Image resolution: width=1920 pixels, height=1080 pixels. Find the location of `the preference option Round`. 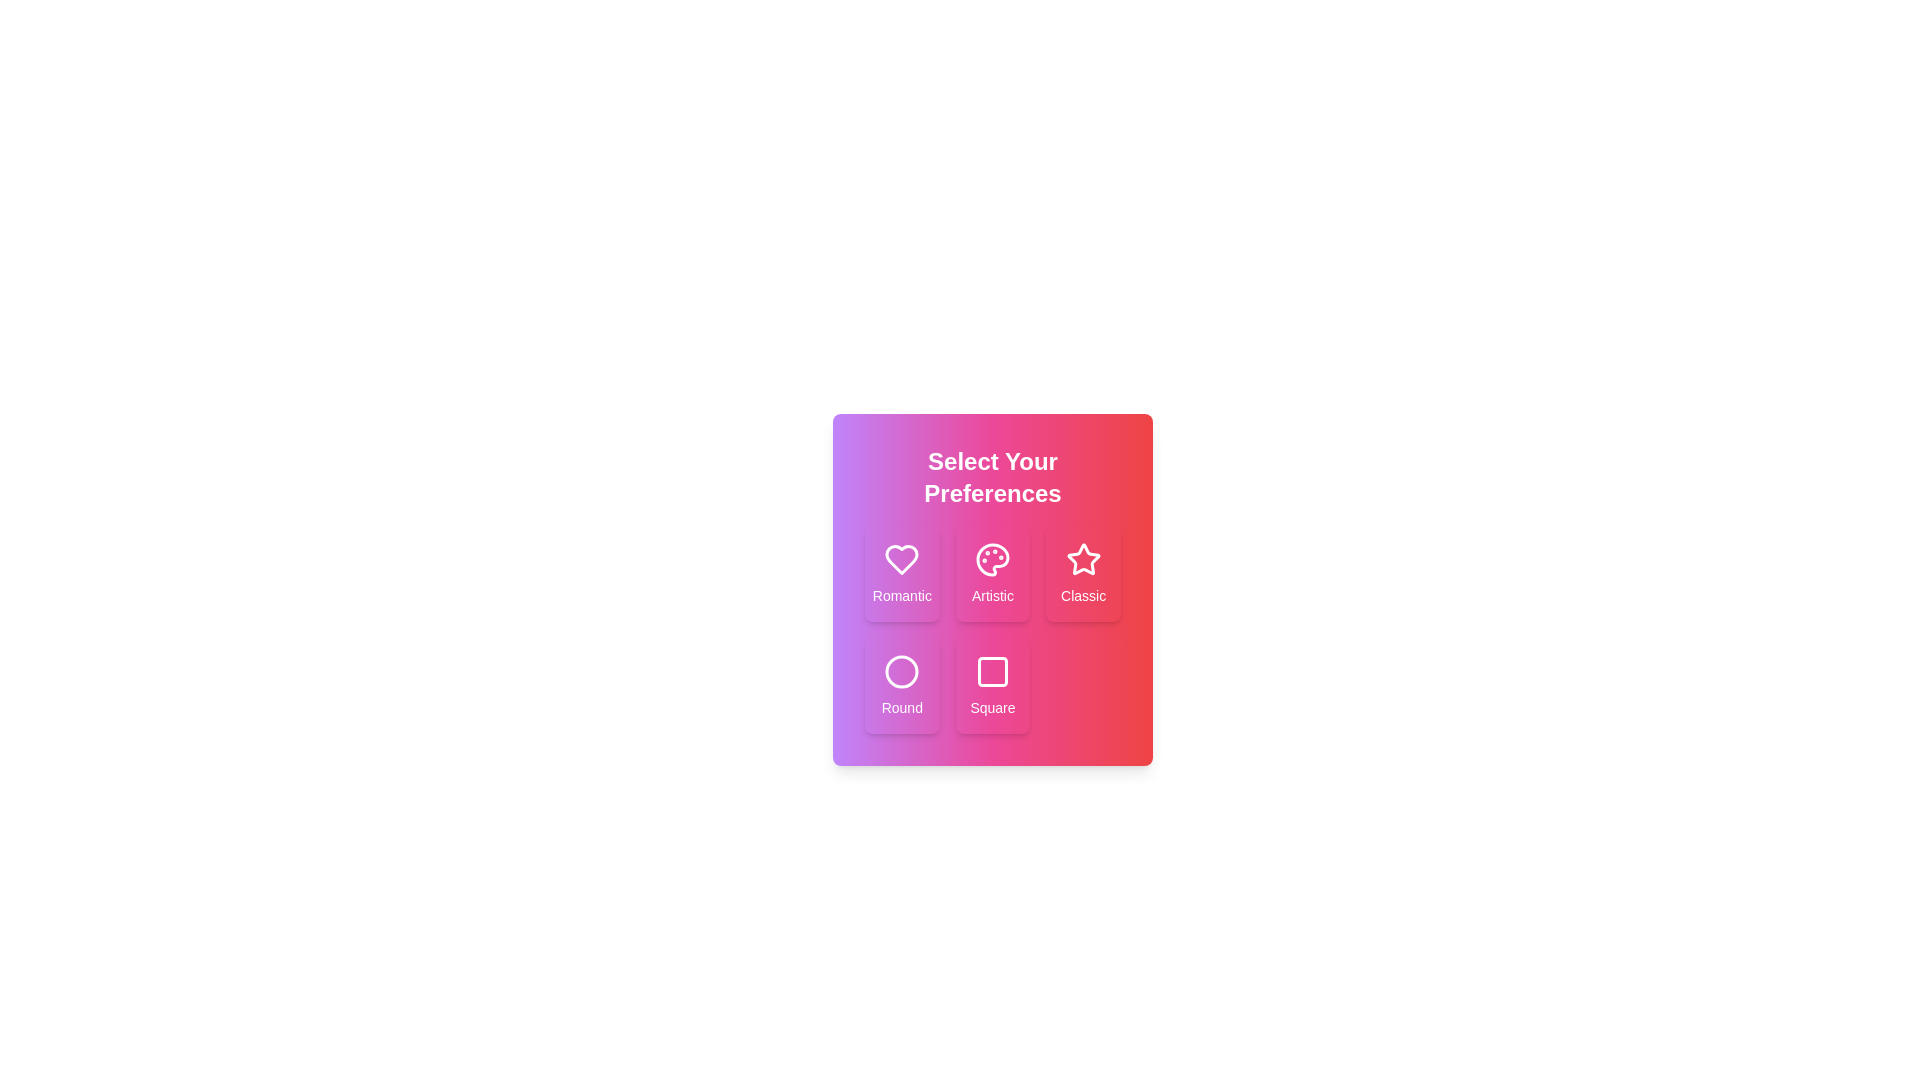

the preference option Round is located at coordinates (901, 685).